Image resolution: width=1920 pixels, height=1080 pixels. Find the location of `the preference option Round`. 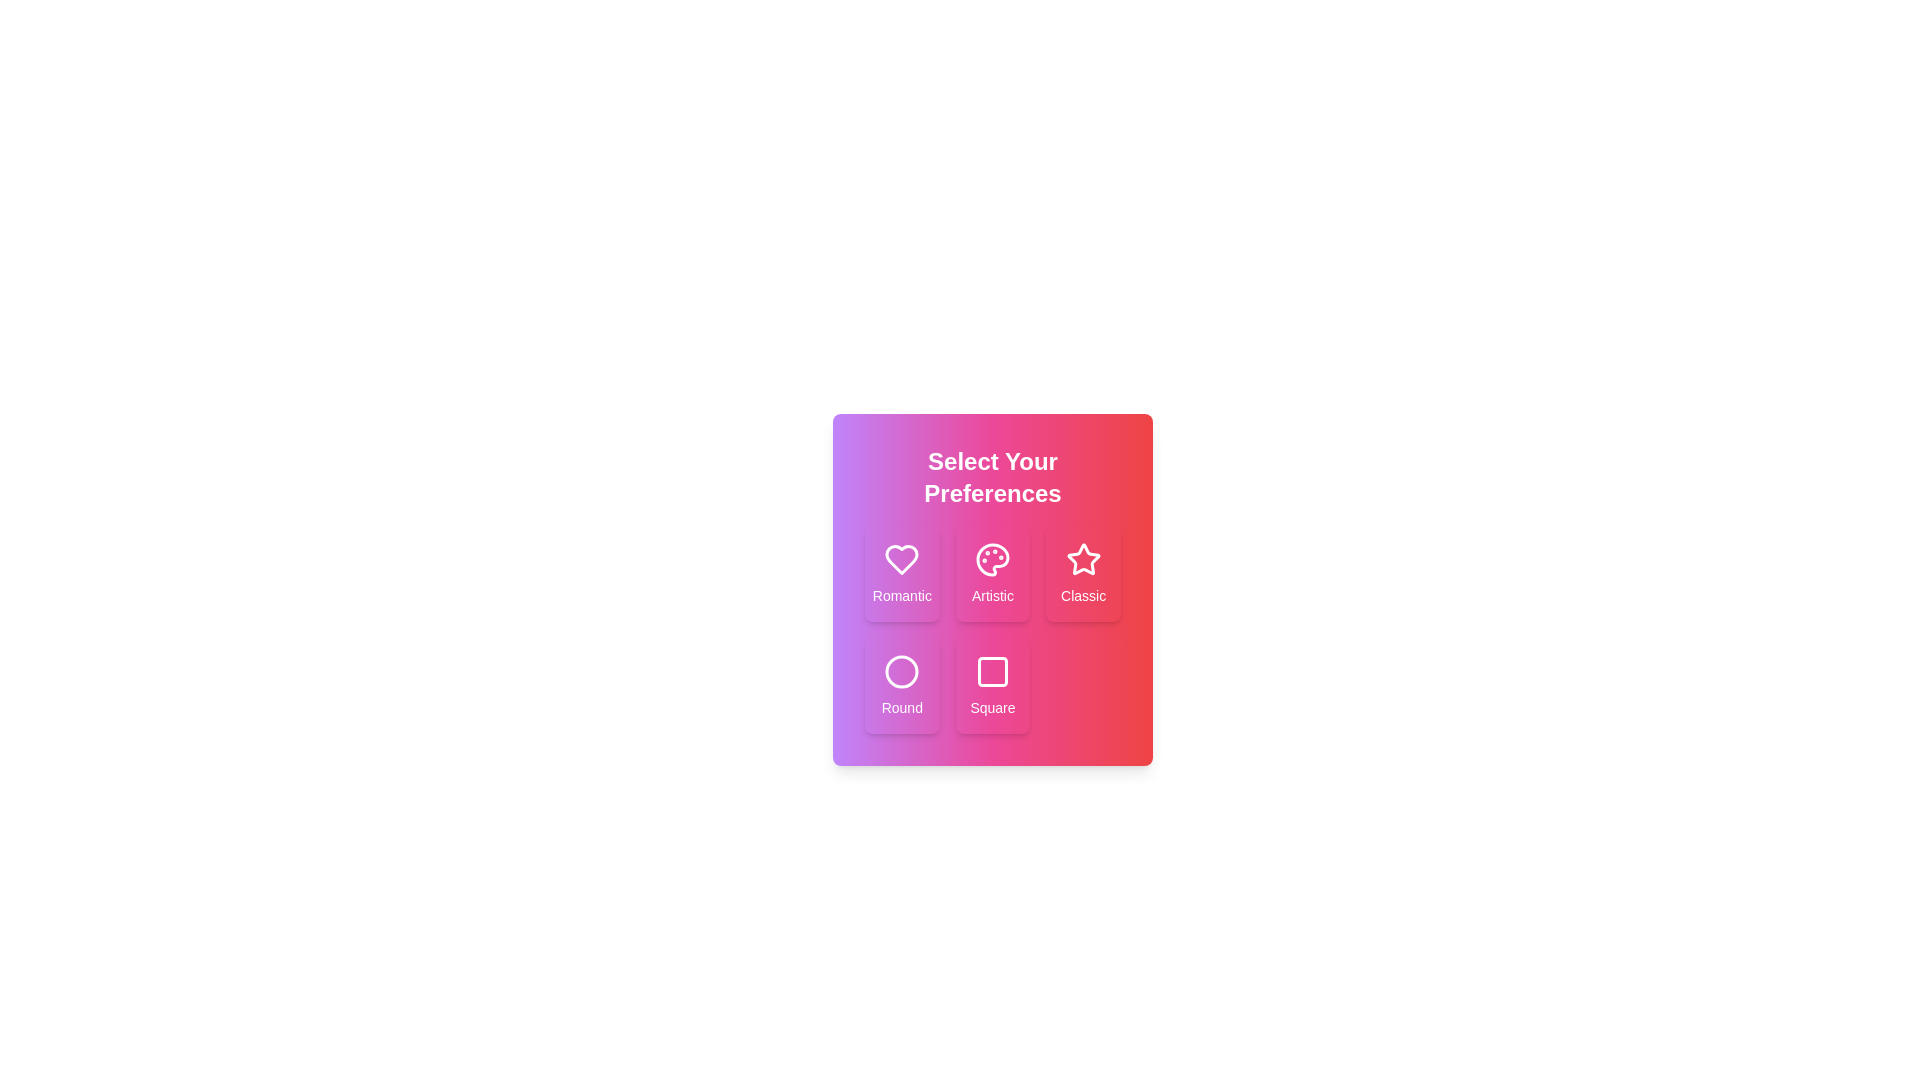

the preference option Round is located at coordinates (901, 685).